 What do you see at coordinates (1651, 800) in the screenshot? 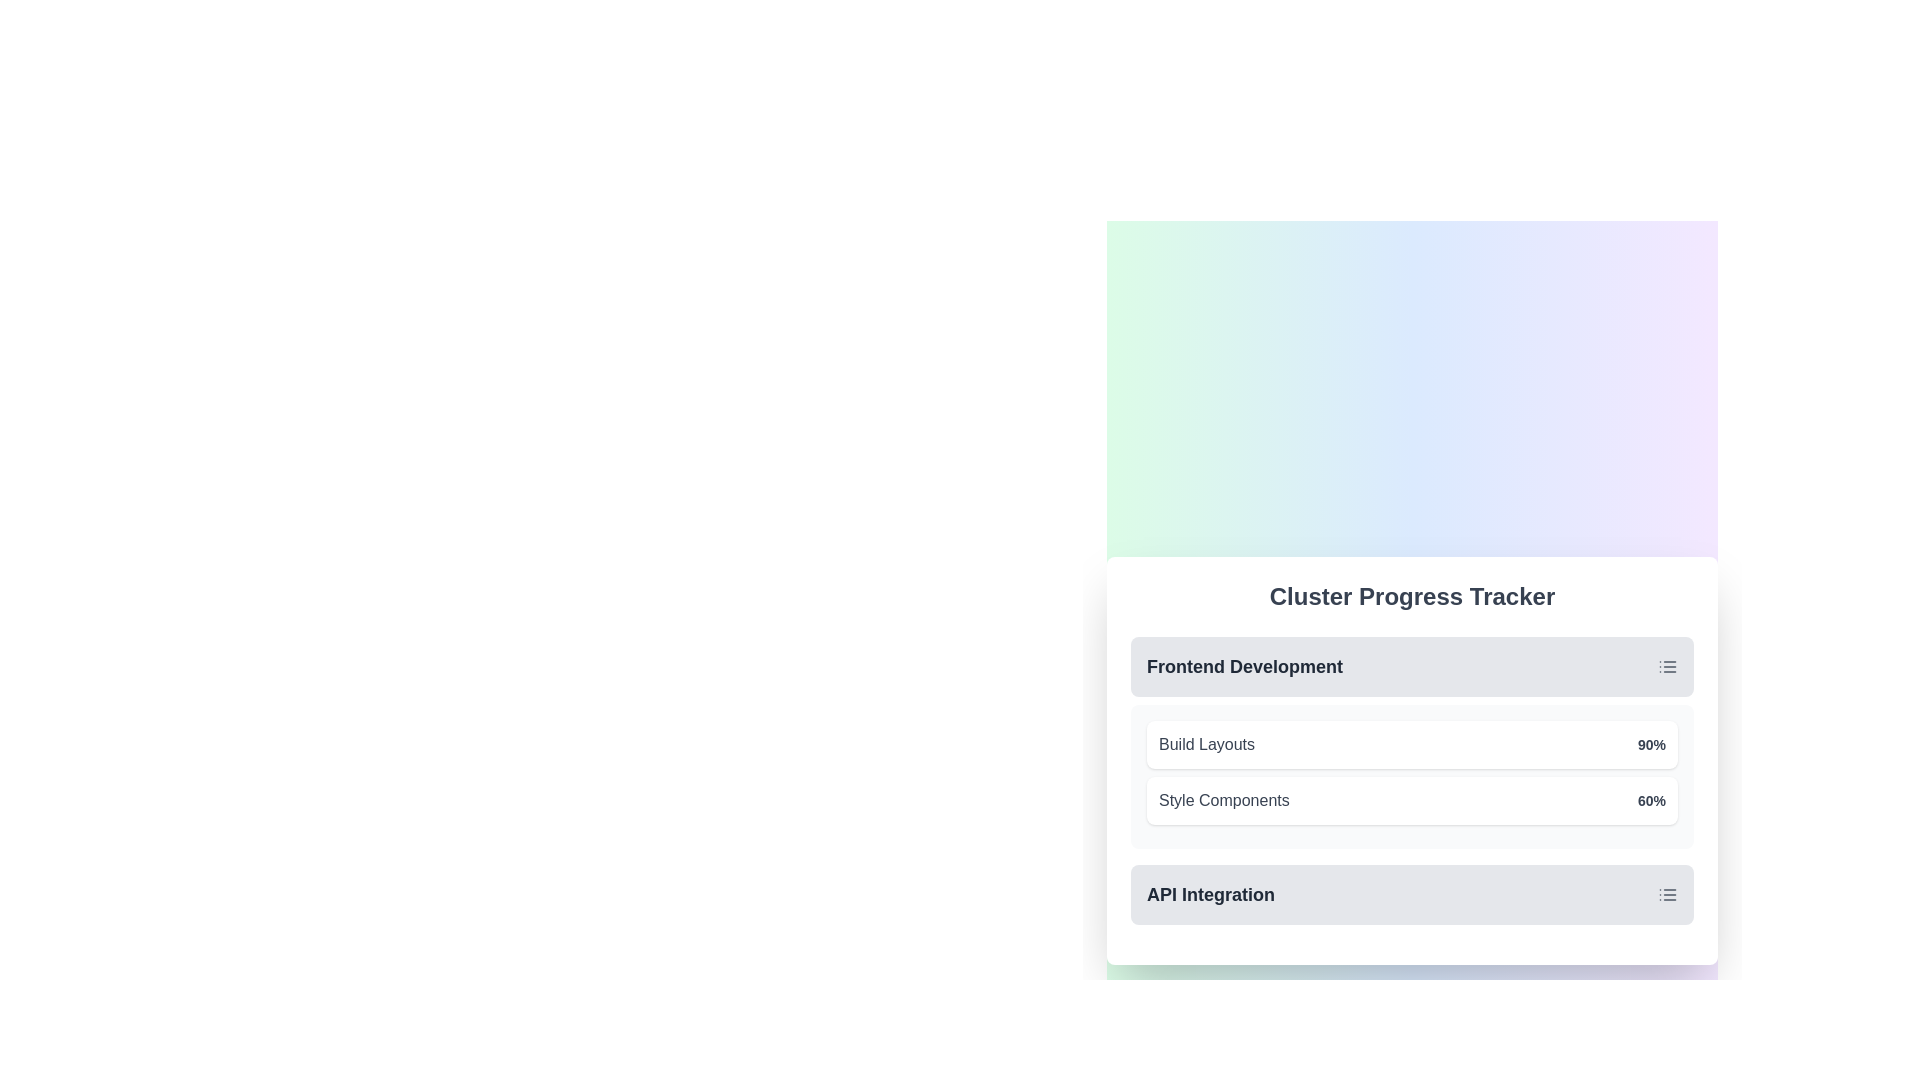
I see `the text label displaying '60%' in bold styling, indicating a percentage value, located within the 'Frontend Development' section next to the 'Style Components' list item` at bounding box center [1651, 800].